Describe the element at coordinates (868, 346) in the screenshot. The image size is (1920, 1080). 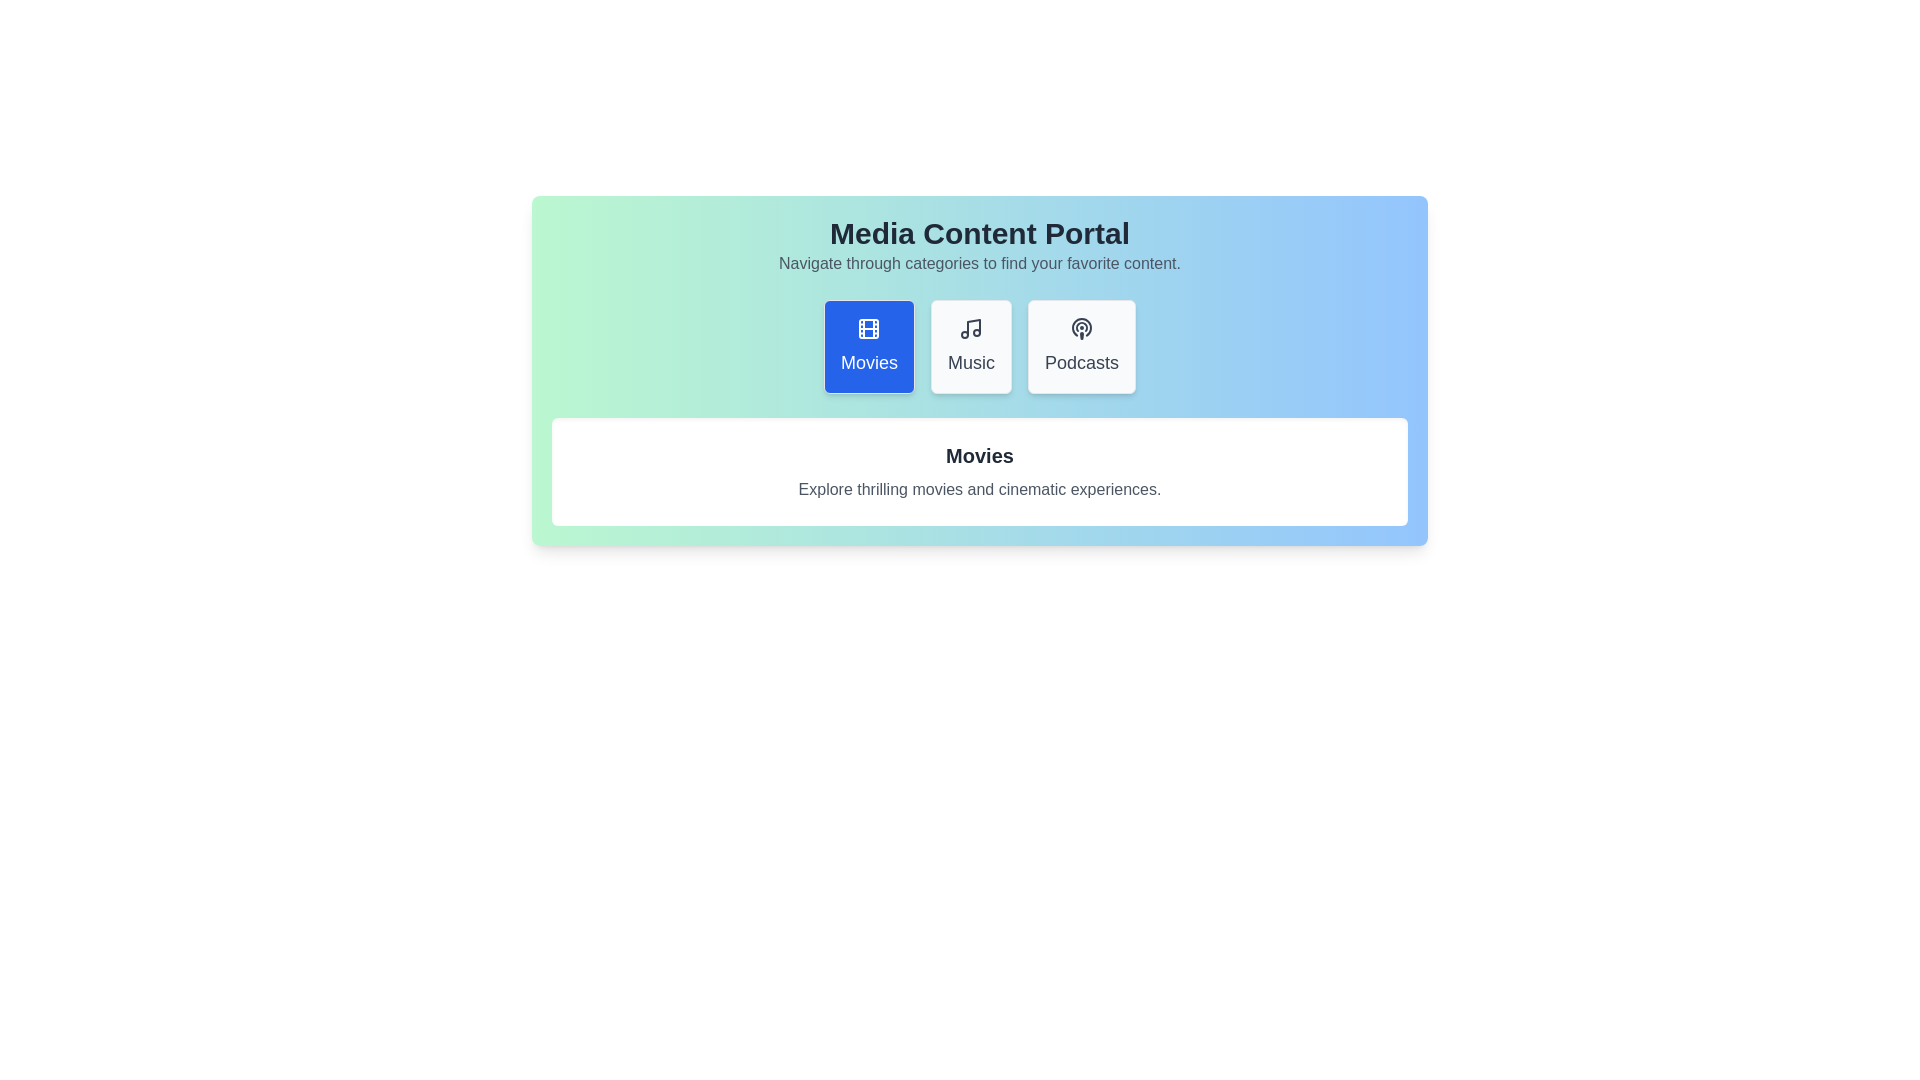
I see `the Movies tab by clicking on its button` at that location.